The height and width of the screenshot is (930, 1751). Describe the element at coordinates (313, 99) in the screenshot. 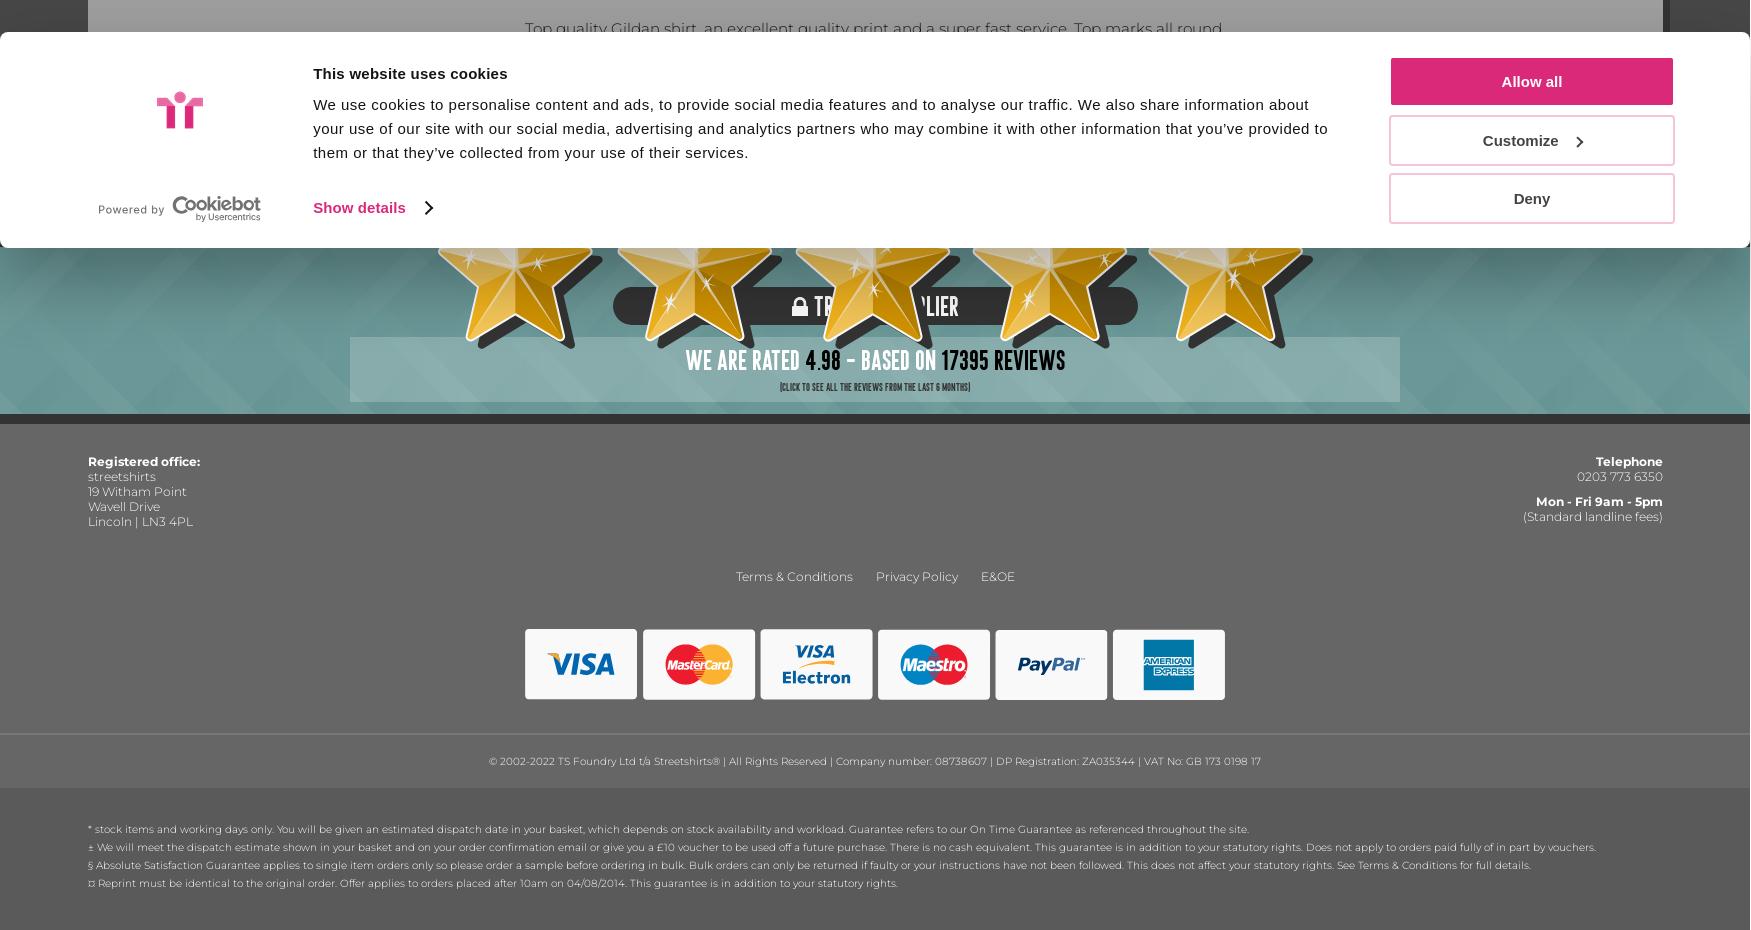

I see `'Show details'` at that location.